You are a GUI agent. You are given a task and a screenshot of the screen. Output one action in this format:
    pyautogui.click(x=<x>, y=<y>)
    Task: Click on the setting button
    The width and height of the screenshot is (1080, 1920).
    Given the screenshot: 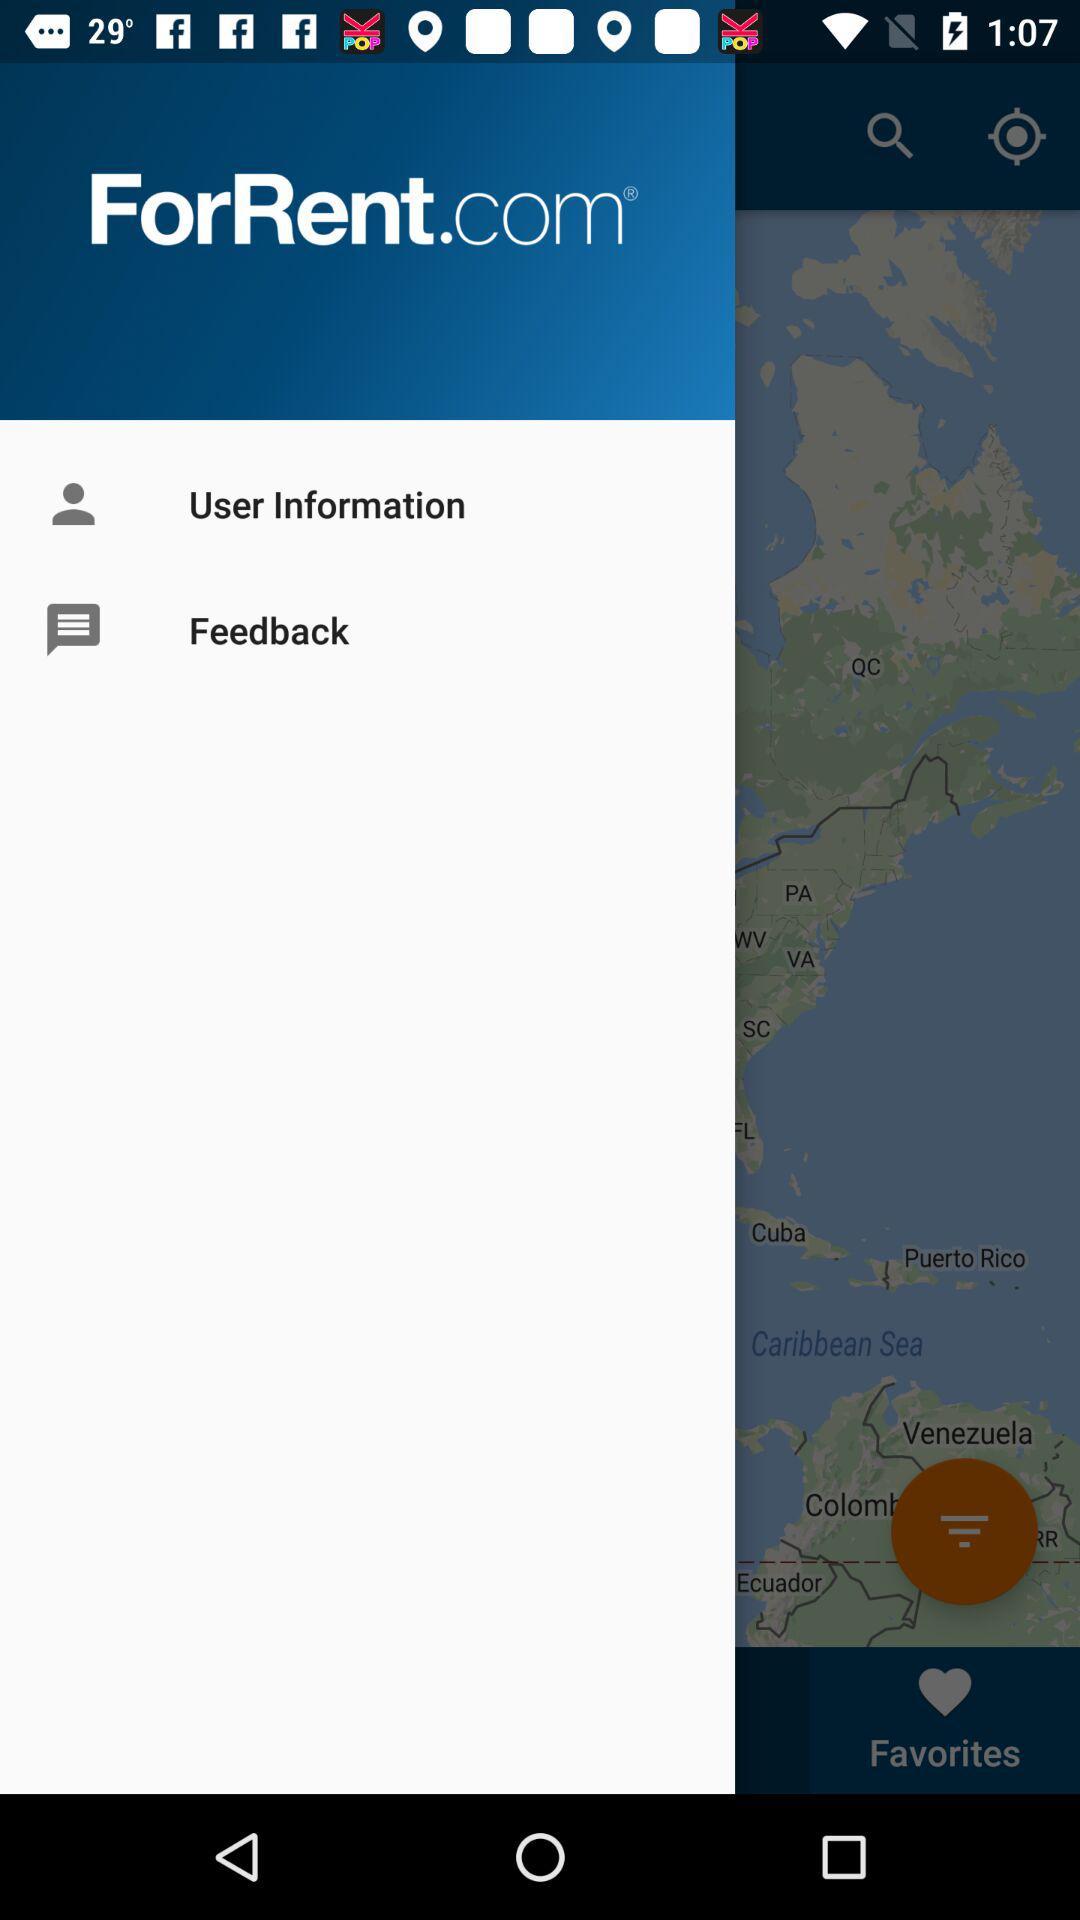 What is the action you would take?
    pyautogui.click(x=963, y=1530)
    